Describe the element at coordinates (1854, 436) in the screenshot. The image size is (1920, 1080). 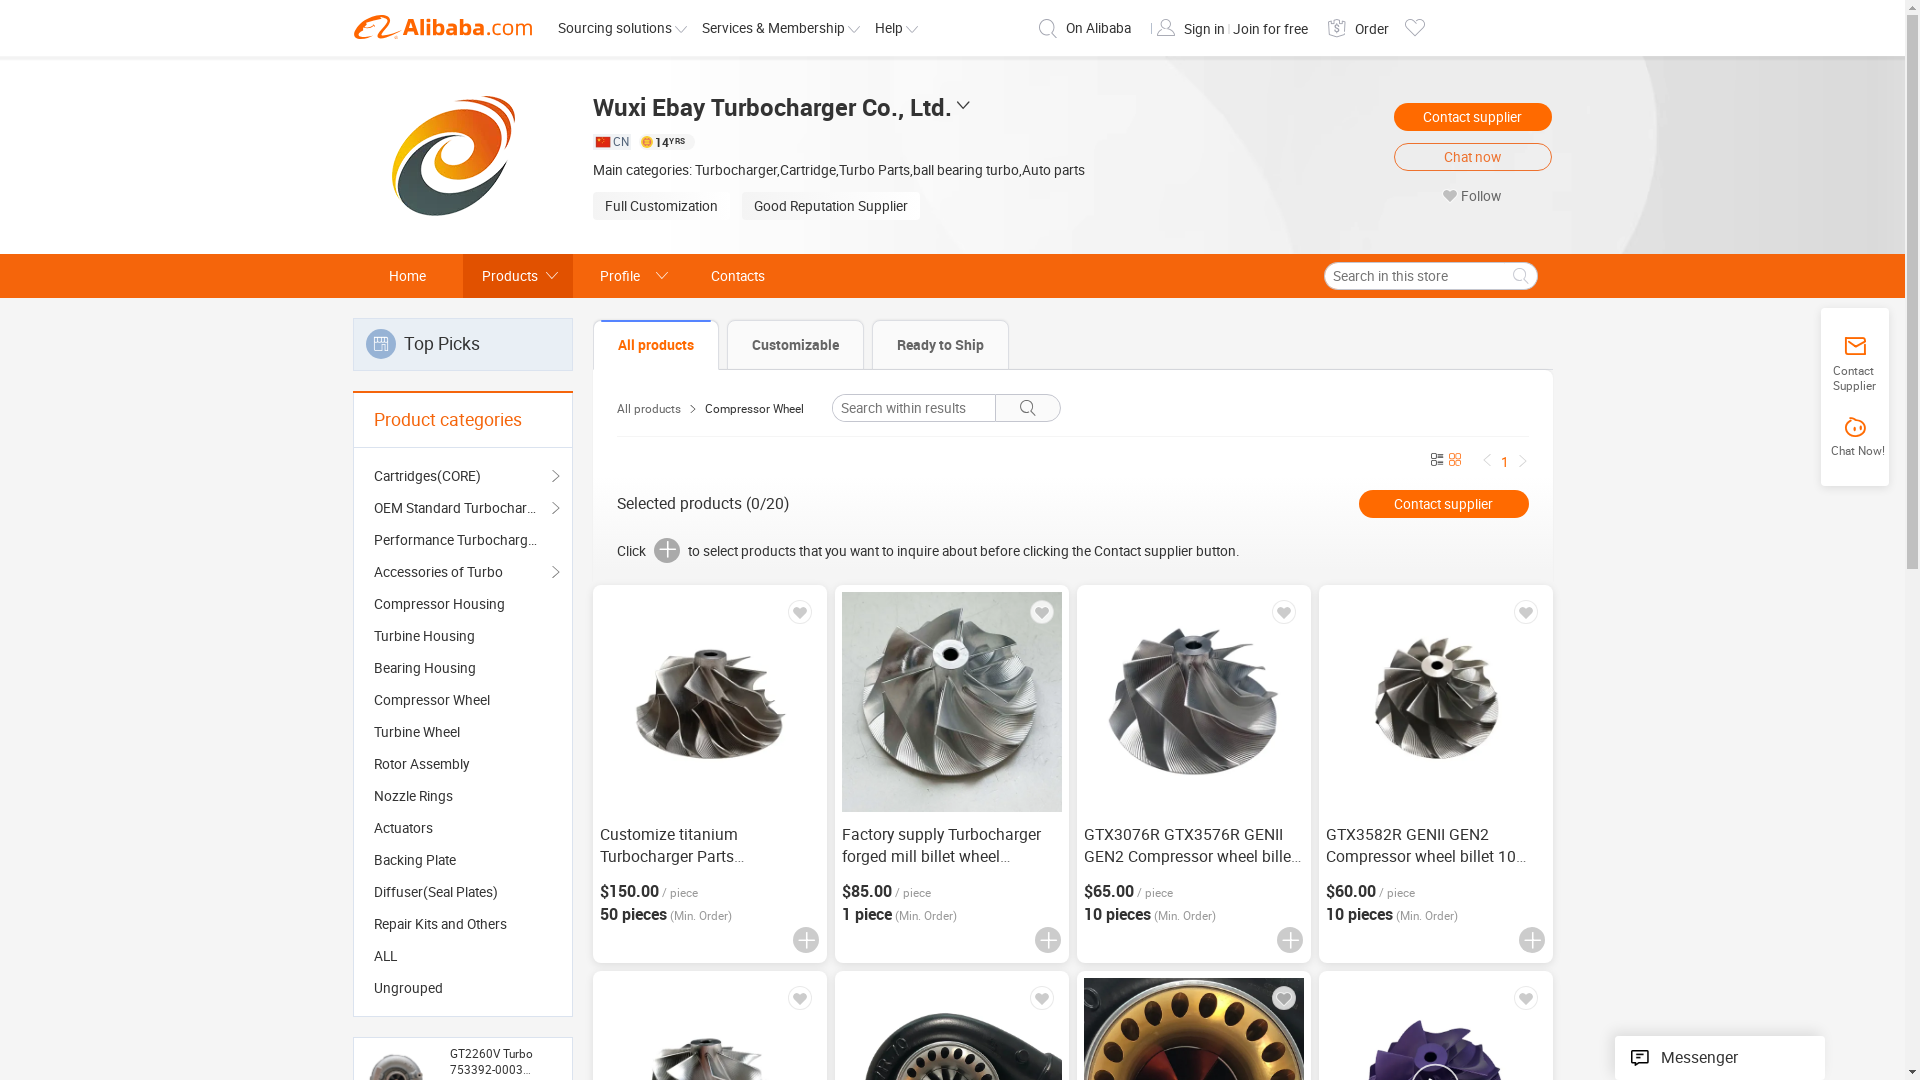
I see `'Chat Now!'` at that location.